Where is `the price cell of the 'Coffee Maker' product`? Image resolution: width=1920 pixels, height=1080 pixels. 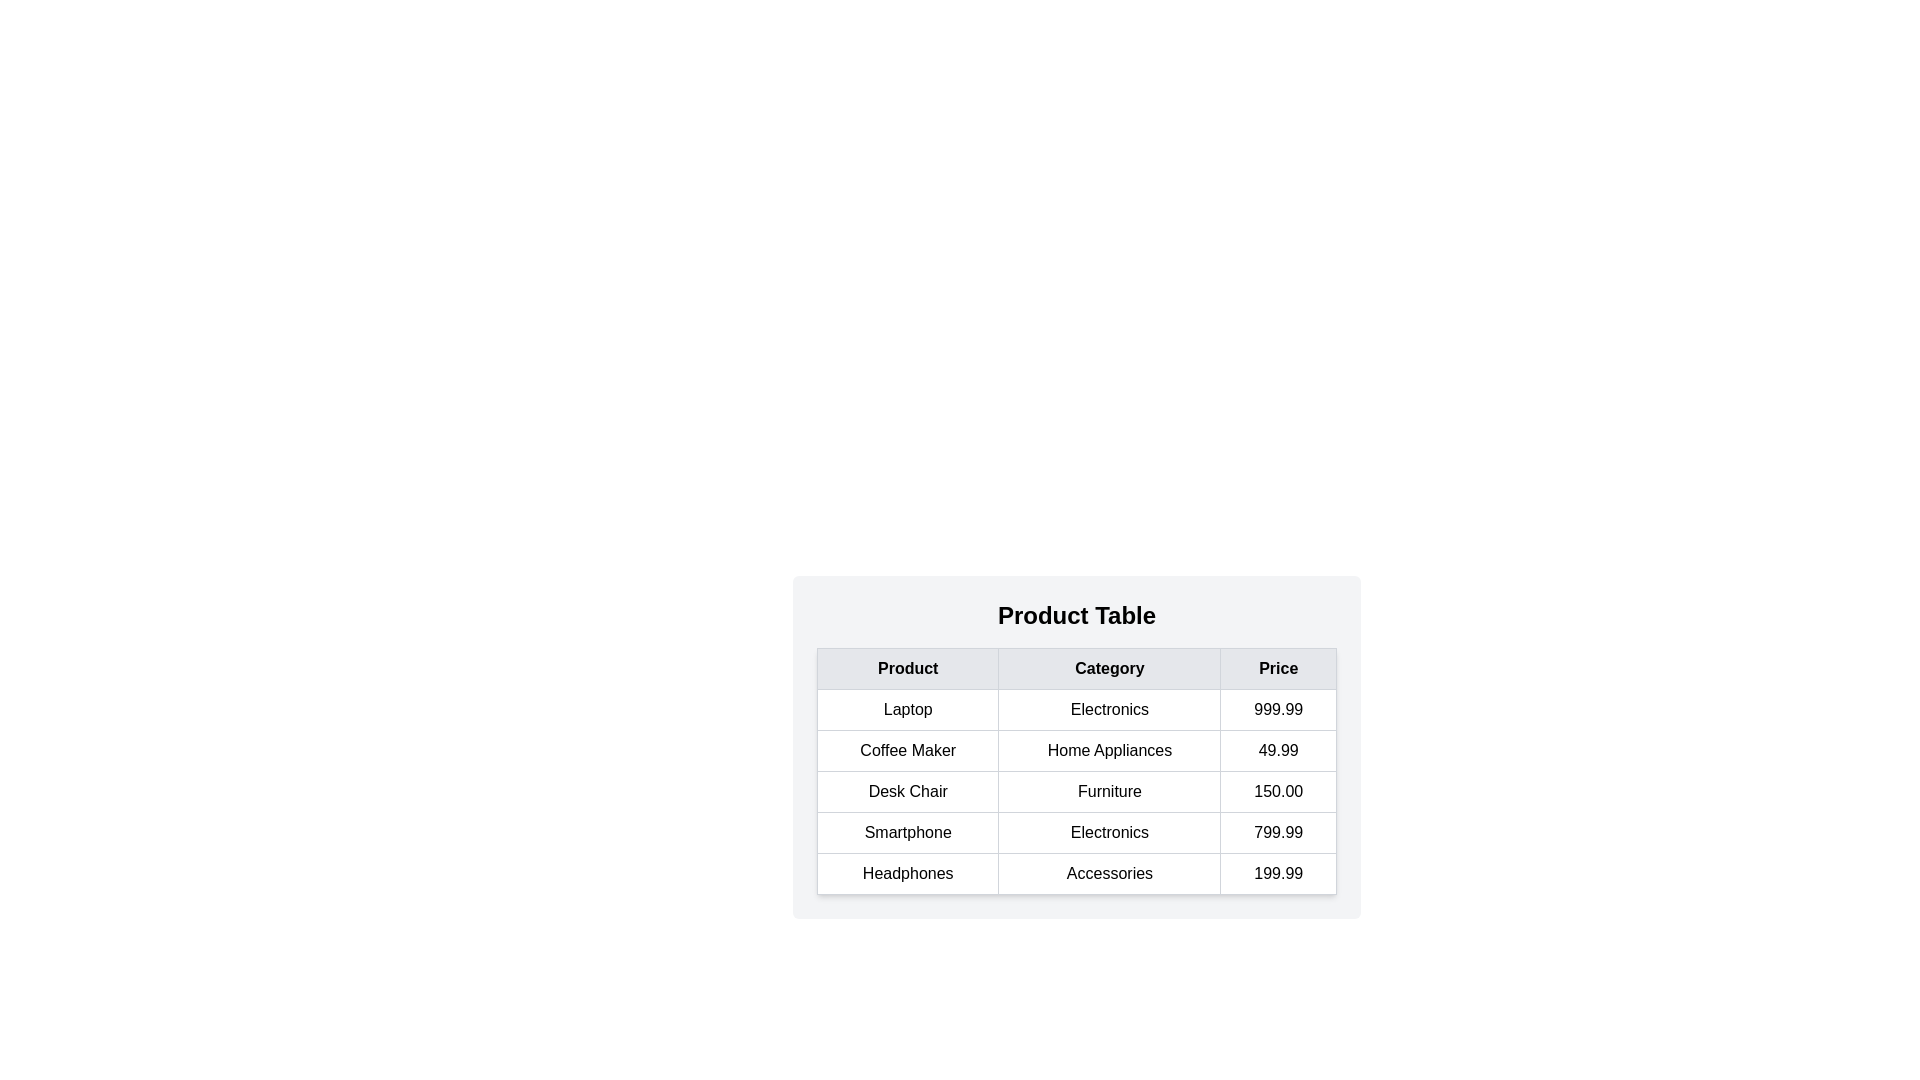
the price cell of the 'Coffee Maker' product is located at coordinates (1277, 751).